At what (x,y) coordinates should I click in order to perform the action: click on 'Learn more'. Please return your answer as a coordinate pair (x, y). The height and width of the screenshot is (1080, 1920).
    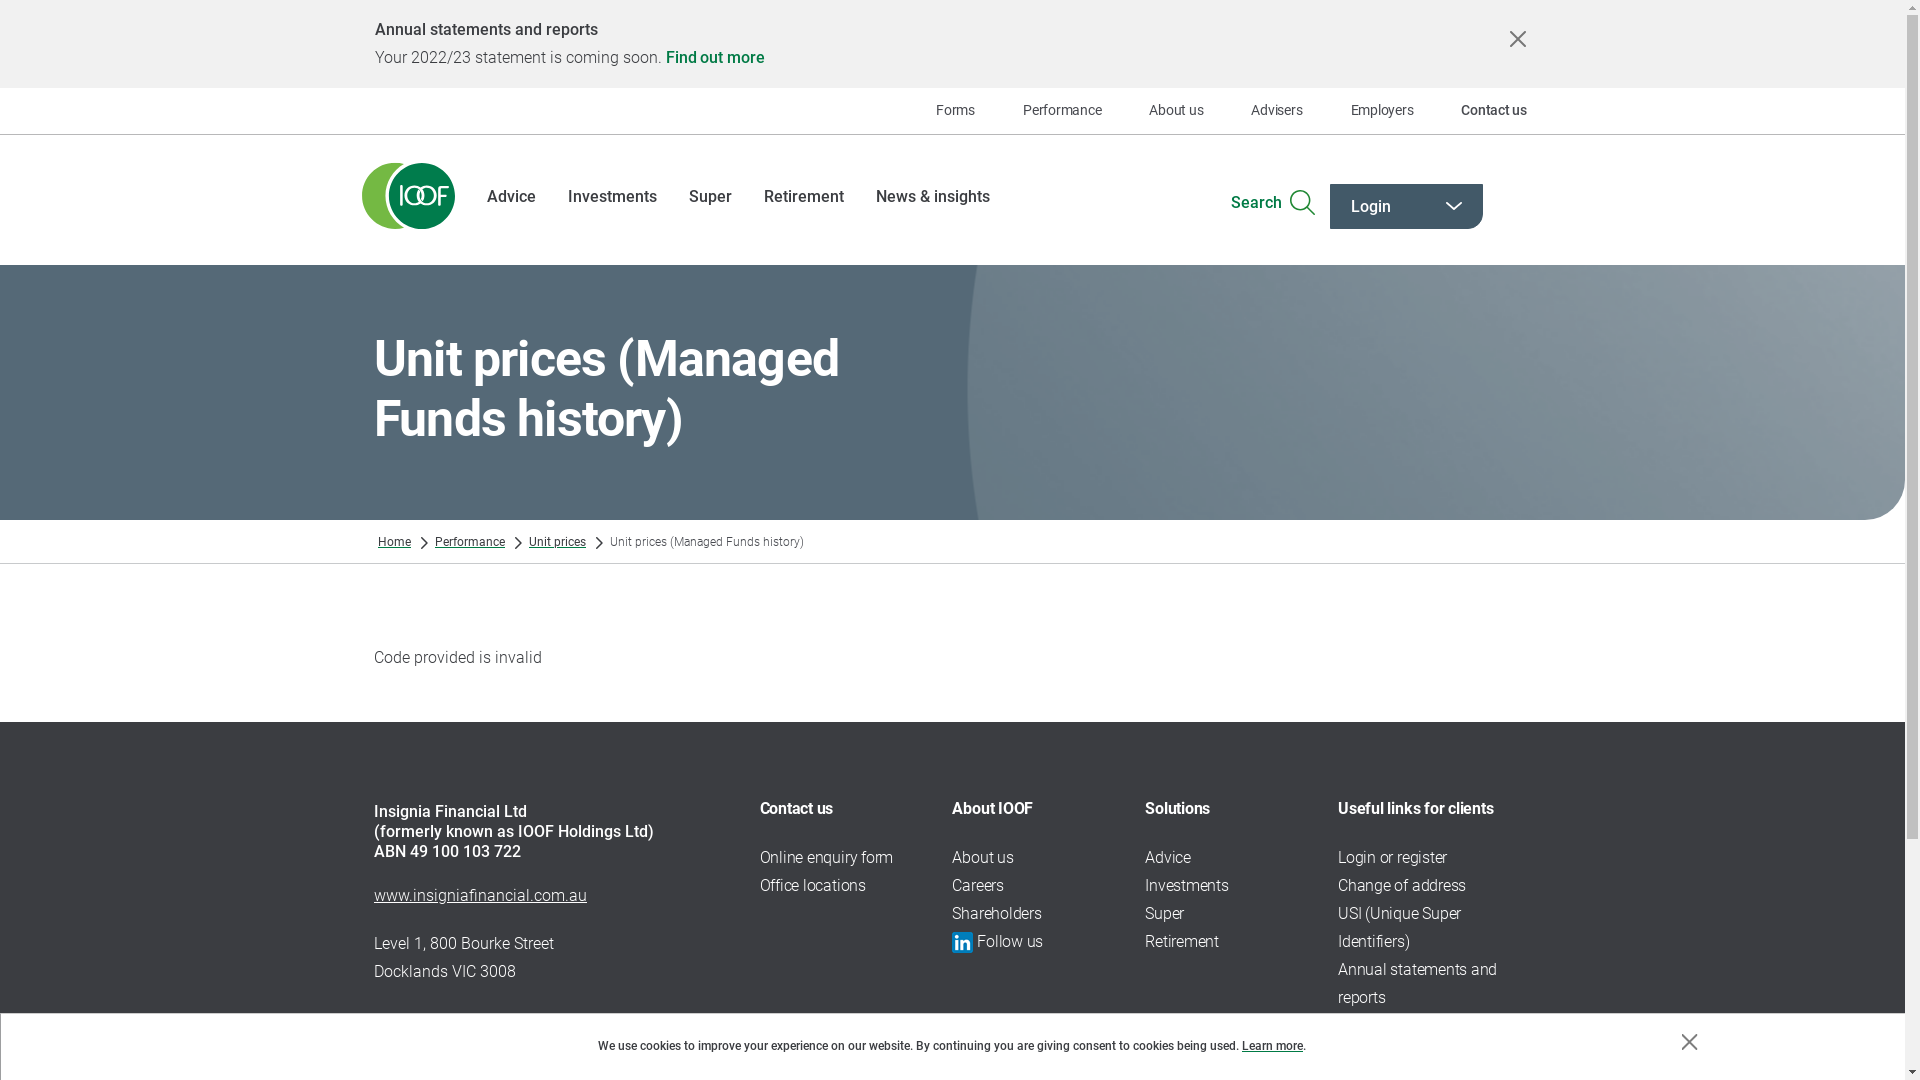
    Looking at the image, I should click on (1271, 1044).